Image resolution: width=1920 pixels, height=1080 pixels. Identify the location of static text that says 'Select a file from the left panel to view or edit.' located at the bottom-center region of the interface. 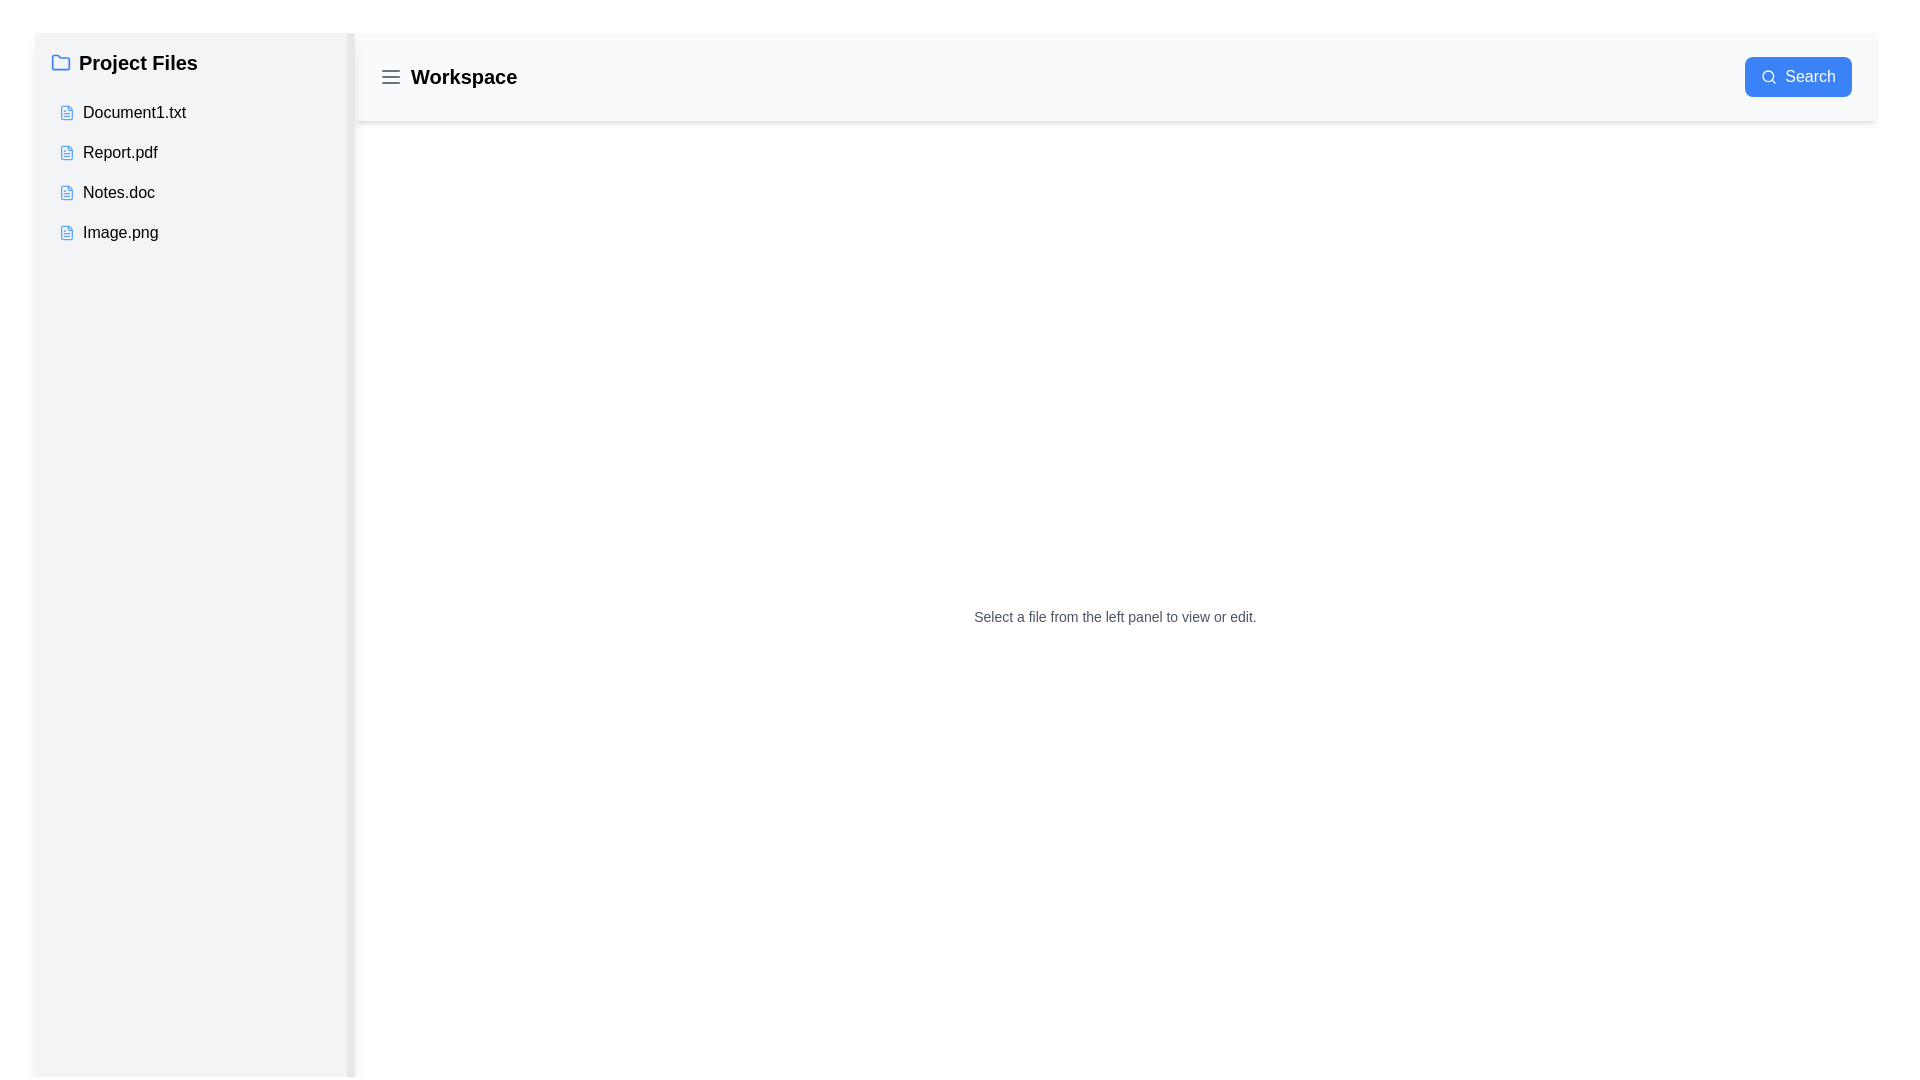
(1114, 616).